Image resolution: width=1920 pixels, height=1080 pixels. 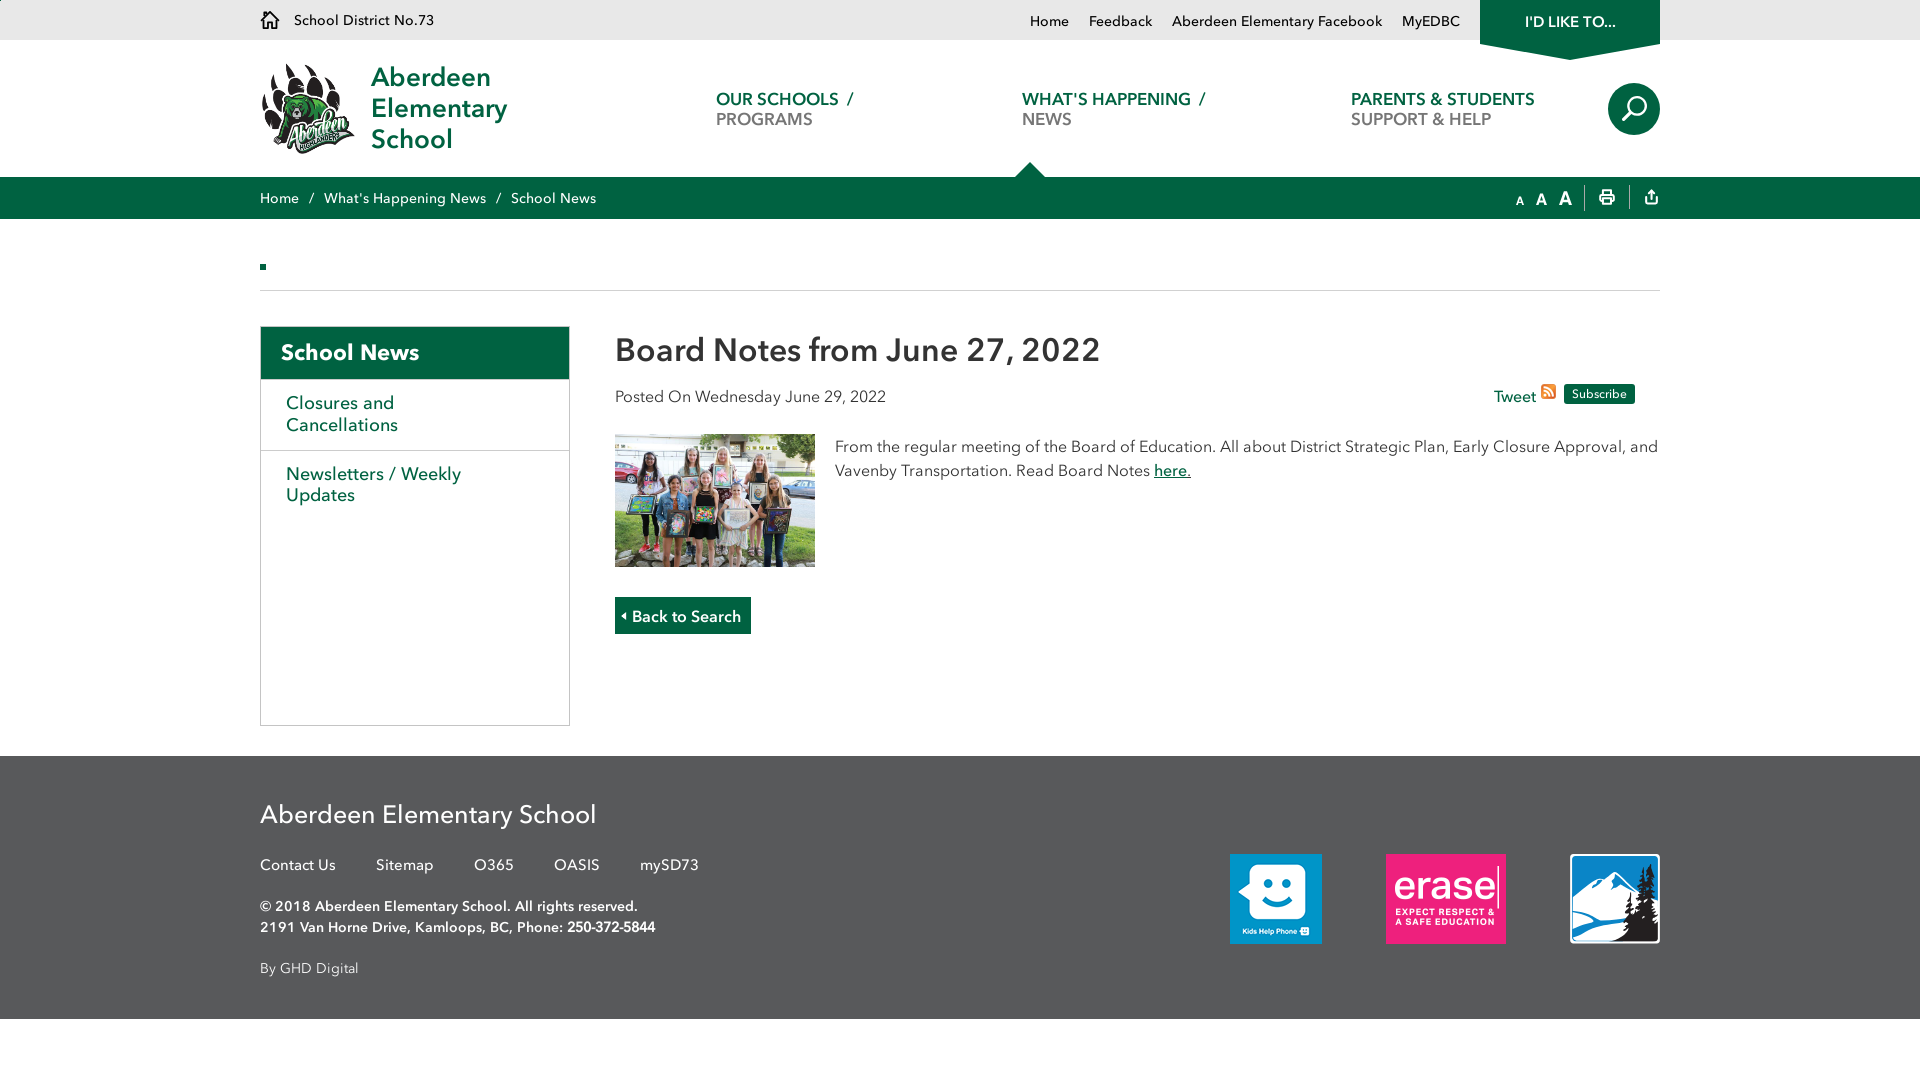 I want to click on 'Closures and Cancellations', so click(x=413, y=412).